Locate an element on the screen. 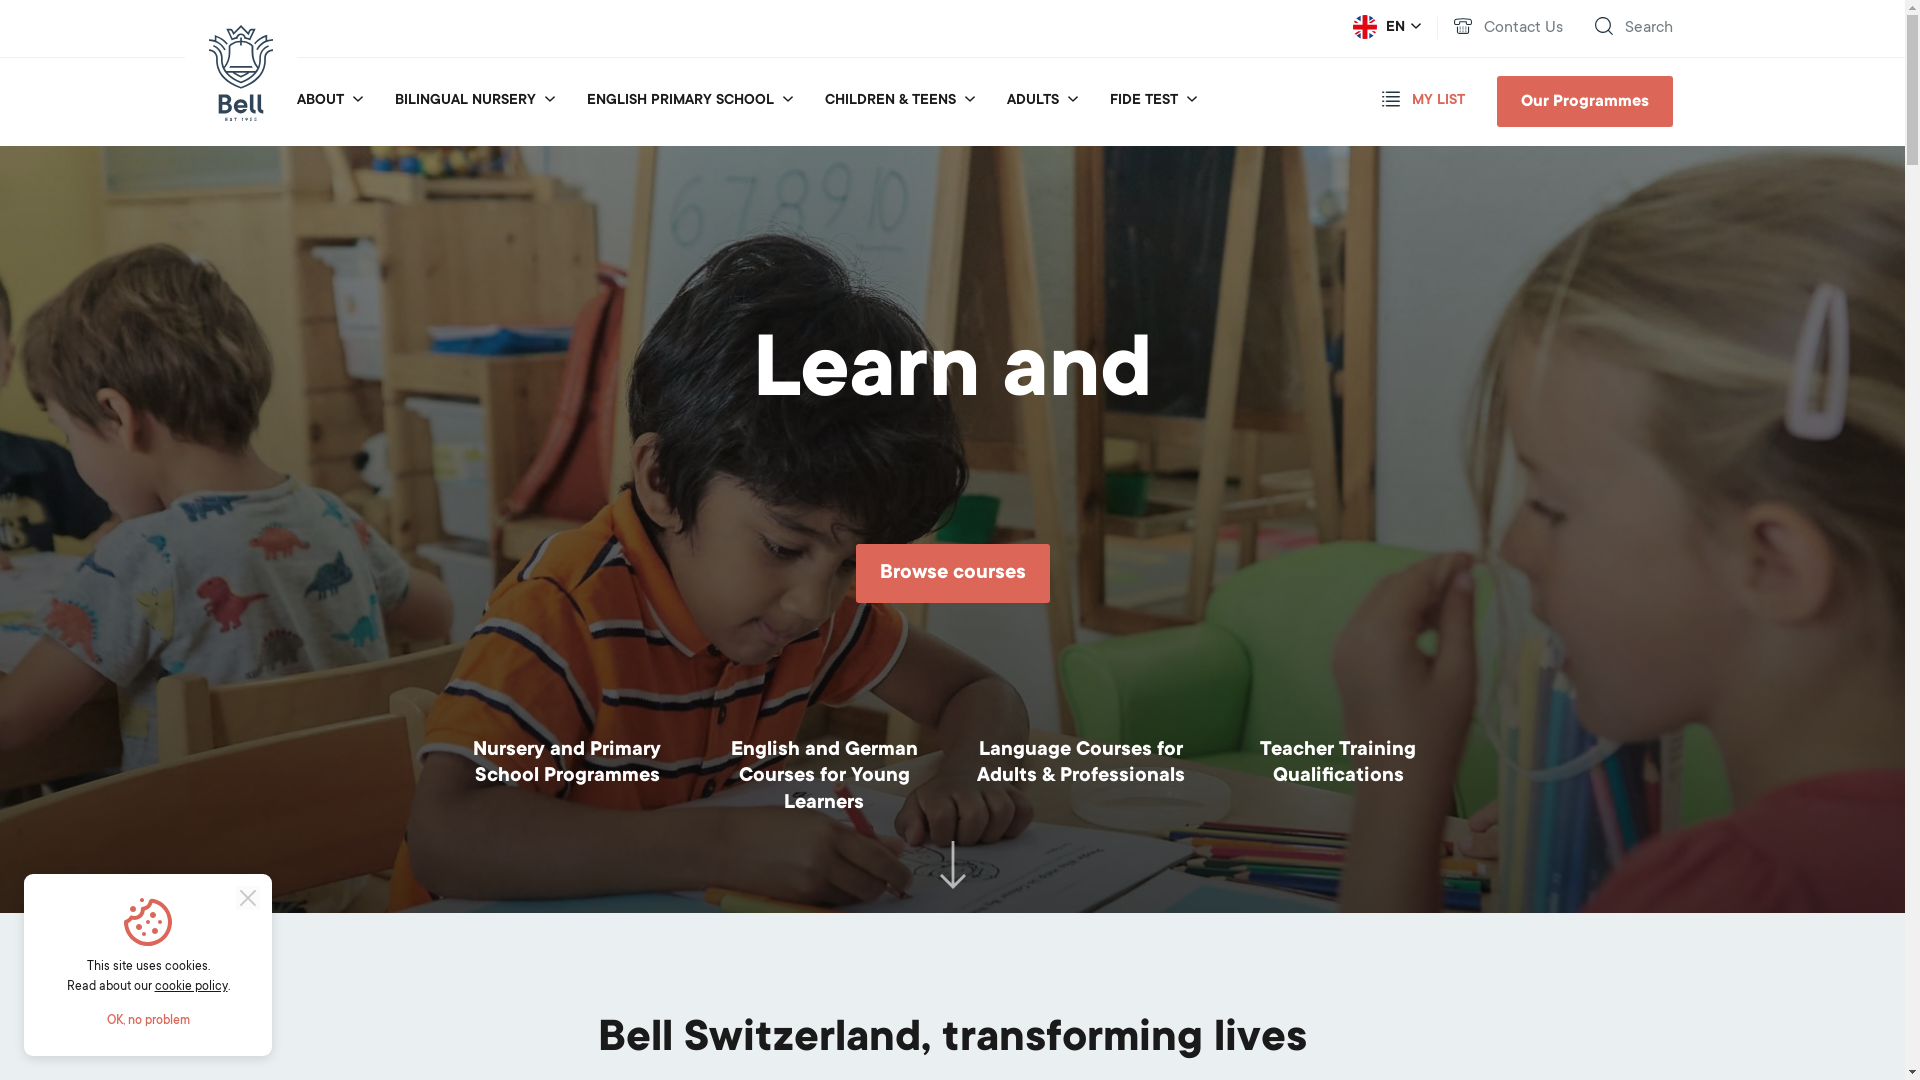  'Browse courses' is located at coordinates (855, 573).